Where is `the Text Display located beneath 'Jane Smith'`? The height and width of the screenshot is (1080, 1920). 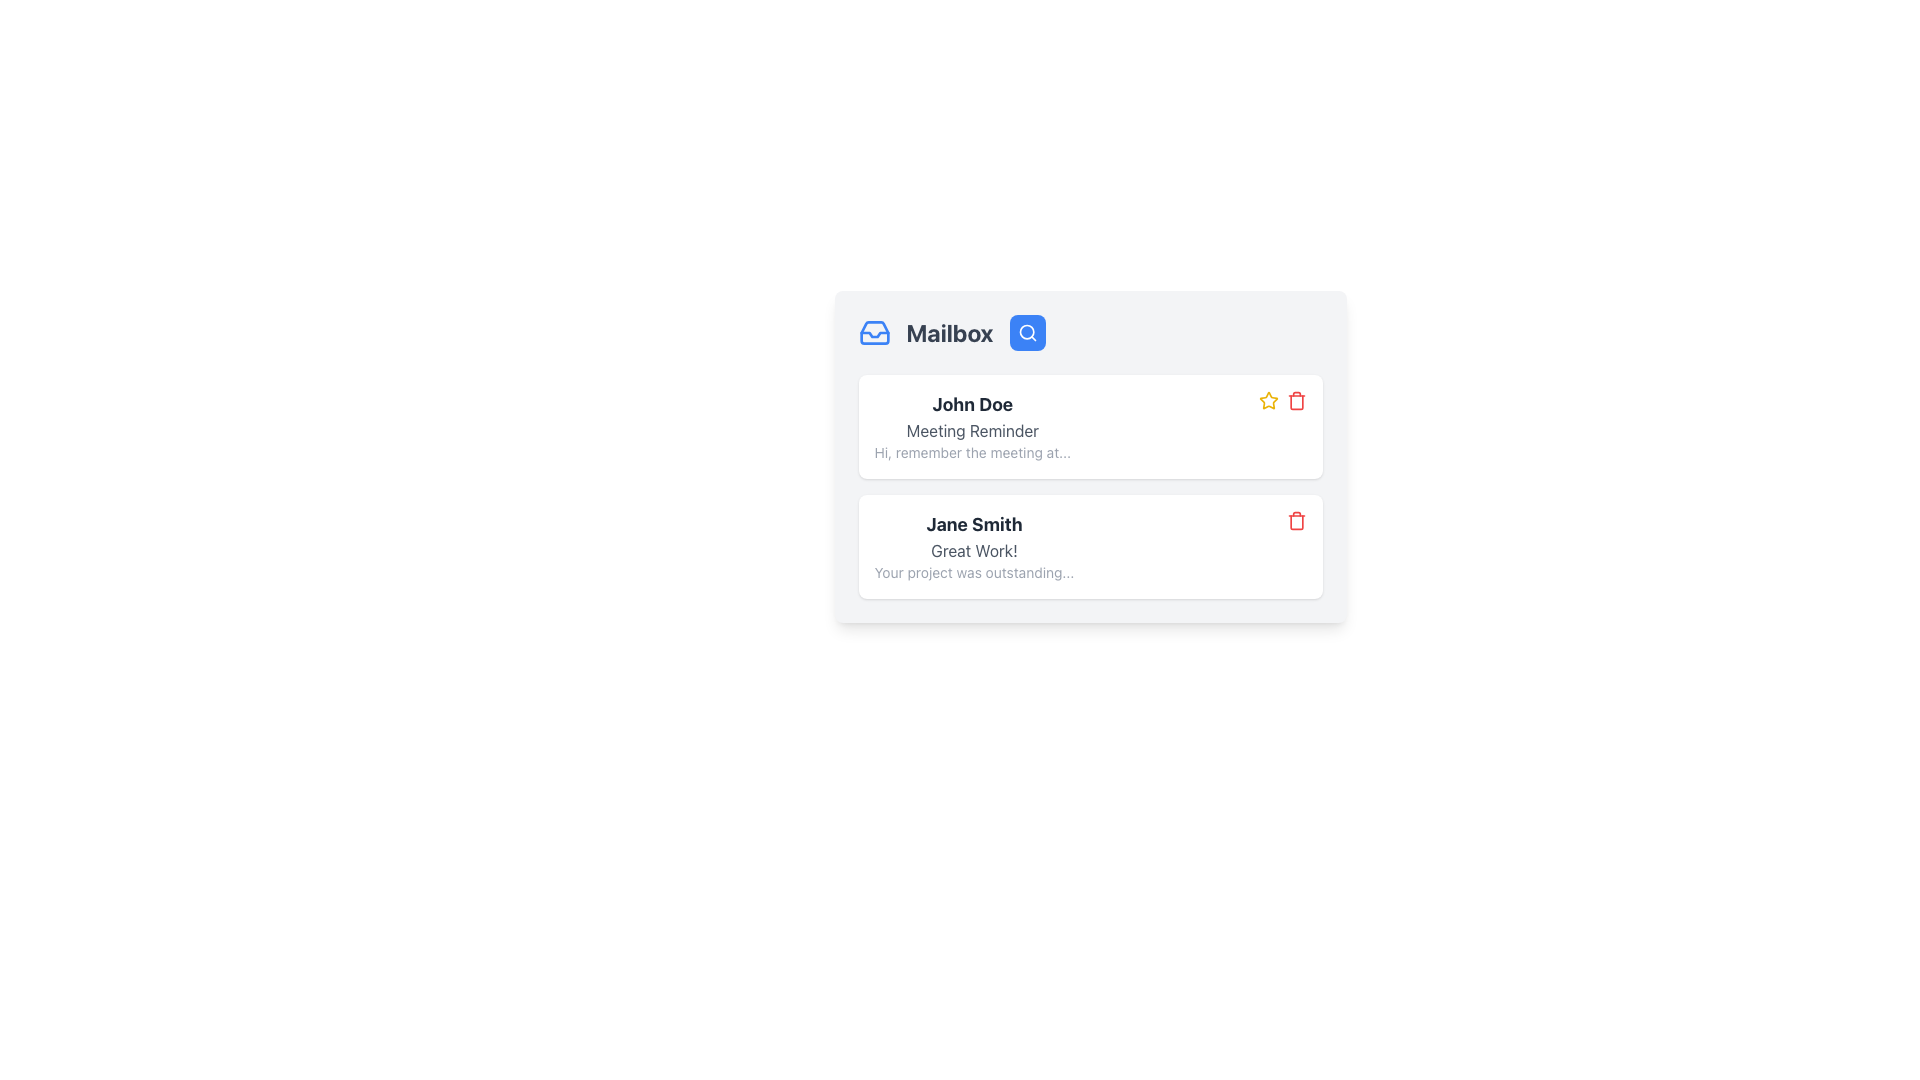 the Text Display located beneath 'Jane Smith' is located at coordinates (974, 551).